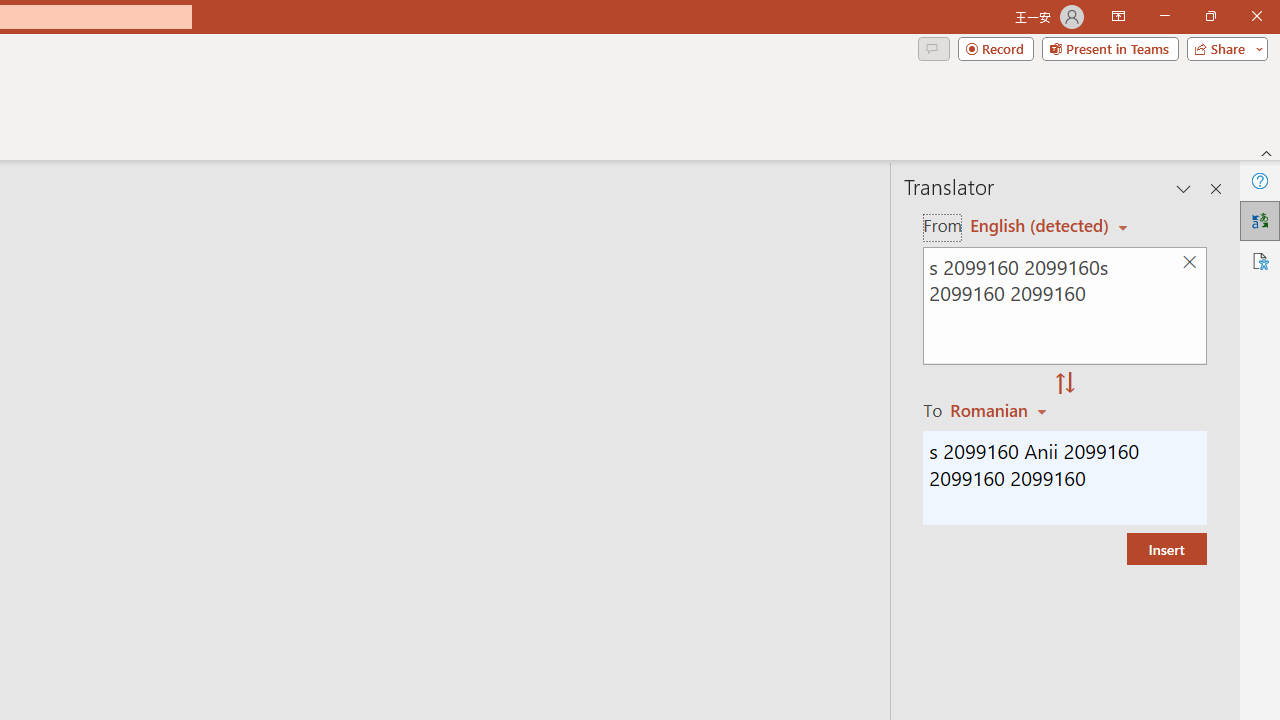 Image resolution: width=1280 pixels, height=720 pixels. I want to click on 'Swap "from" and "to" languages.', so click(1064, 384).